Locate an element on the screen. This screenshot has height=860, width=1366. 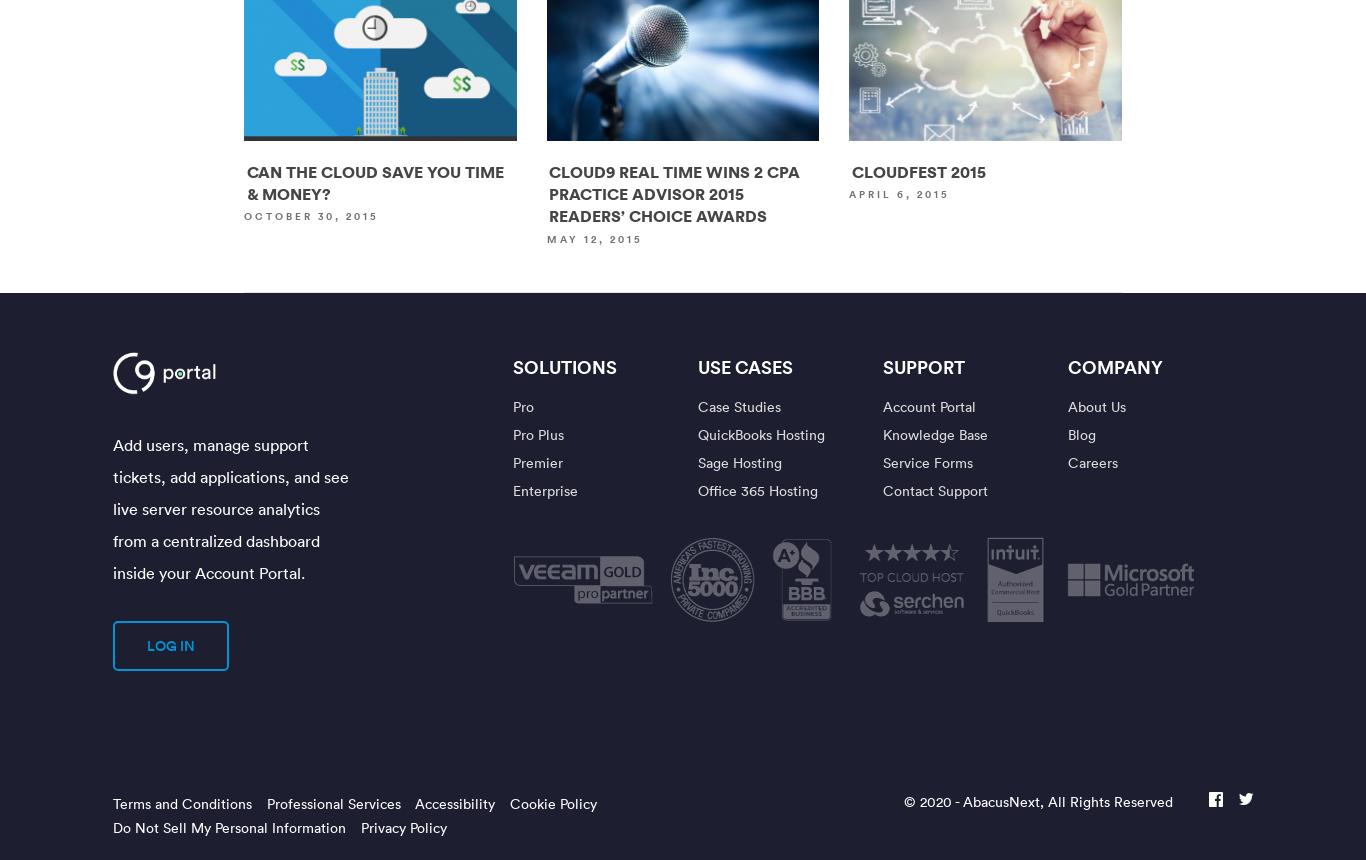
'Careers' is located at coordinates (1091, 462).